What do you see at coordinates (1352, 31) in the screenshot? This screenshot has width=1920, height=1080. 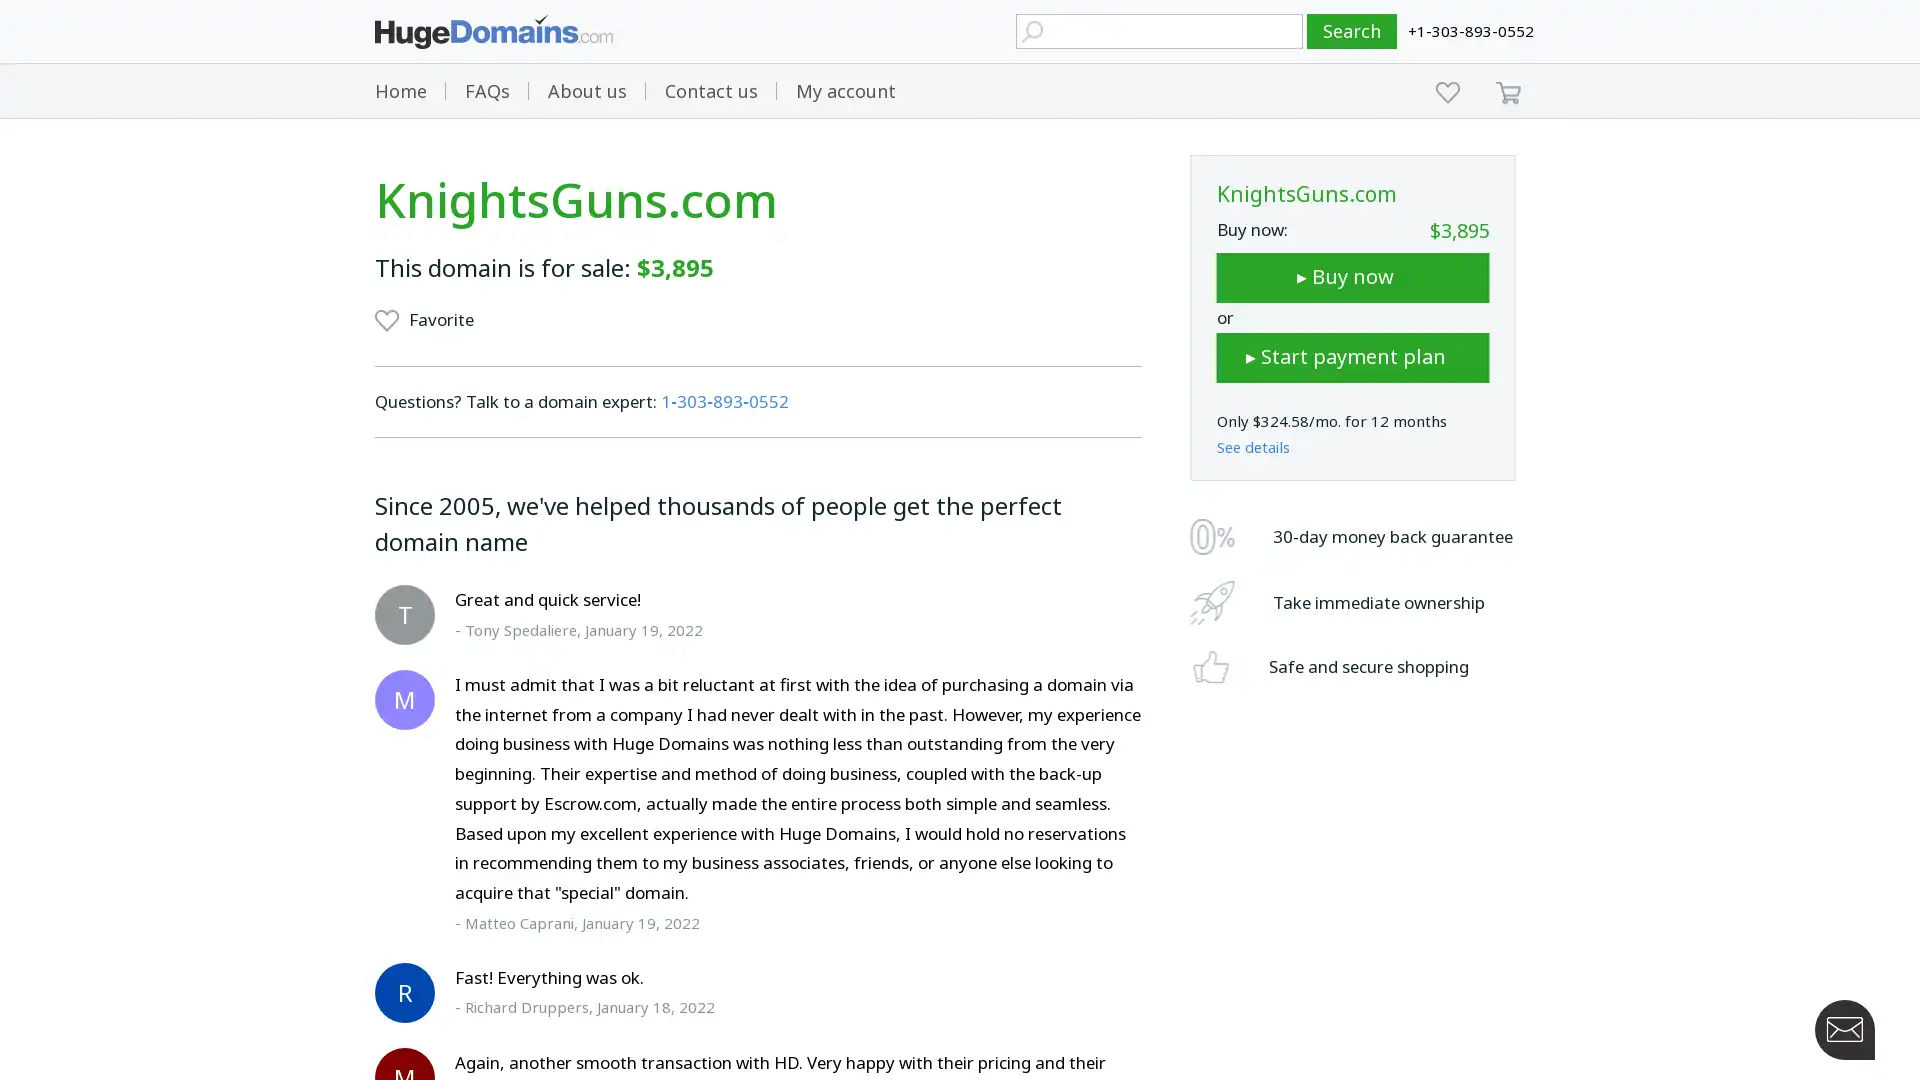 I see `Search` at bounding box center [1352, 31].